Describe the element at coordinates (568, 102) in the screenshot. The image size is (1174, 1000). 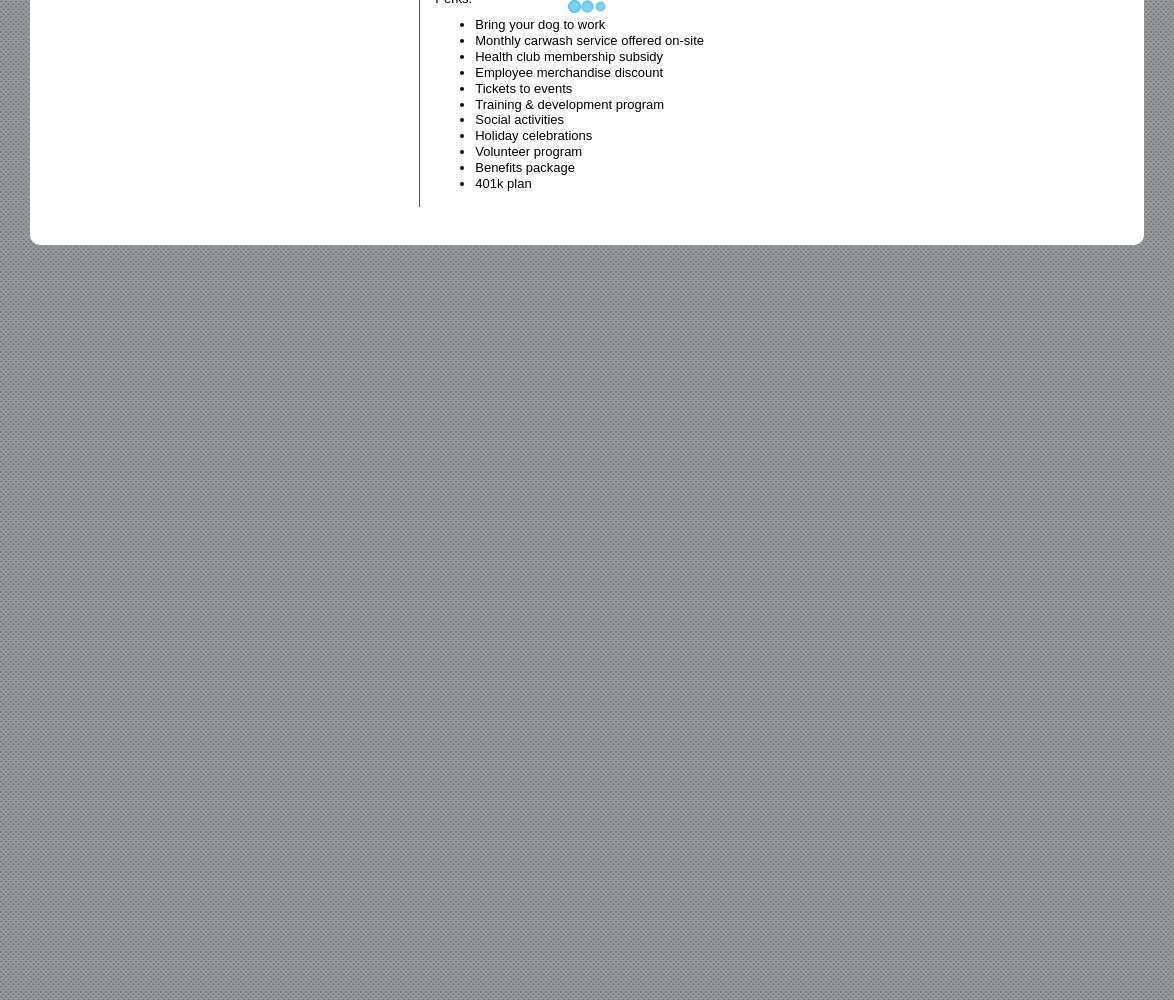
I see `'Training & development program'` at that location.